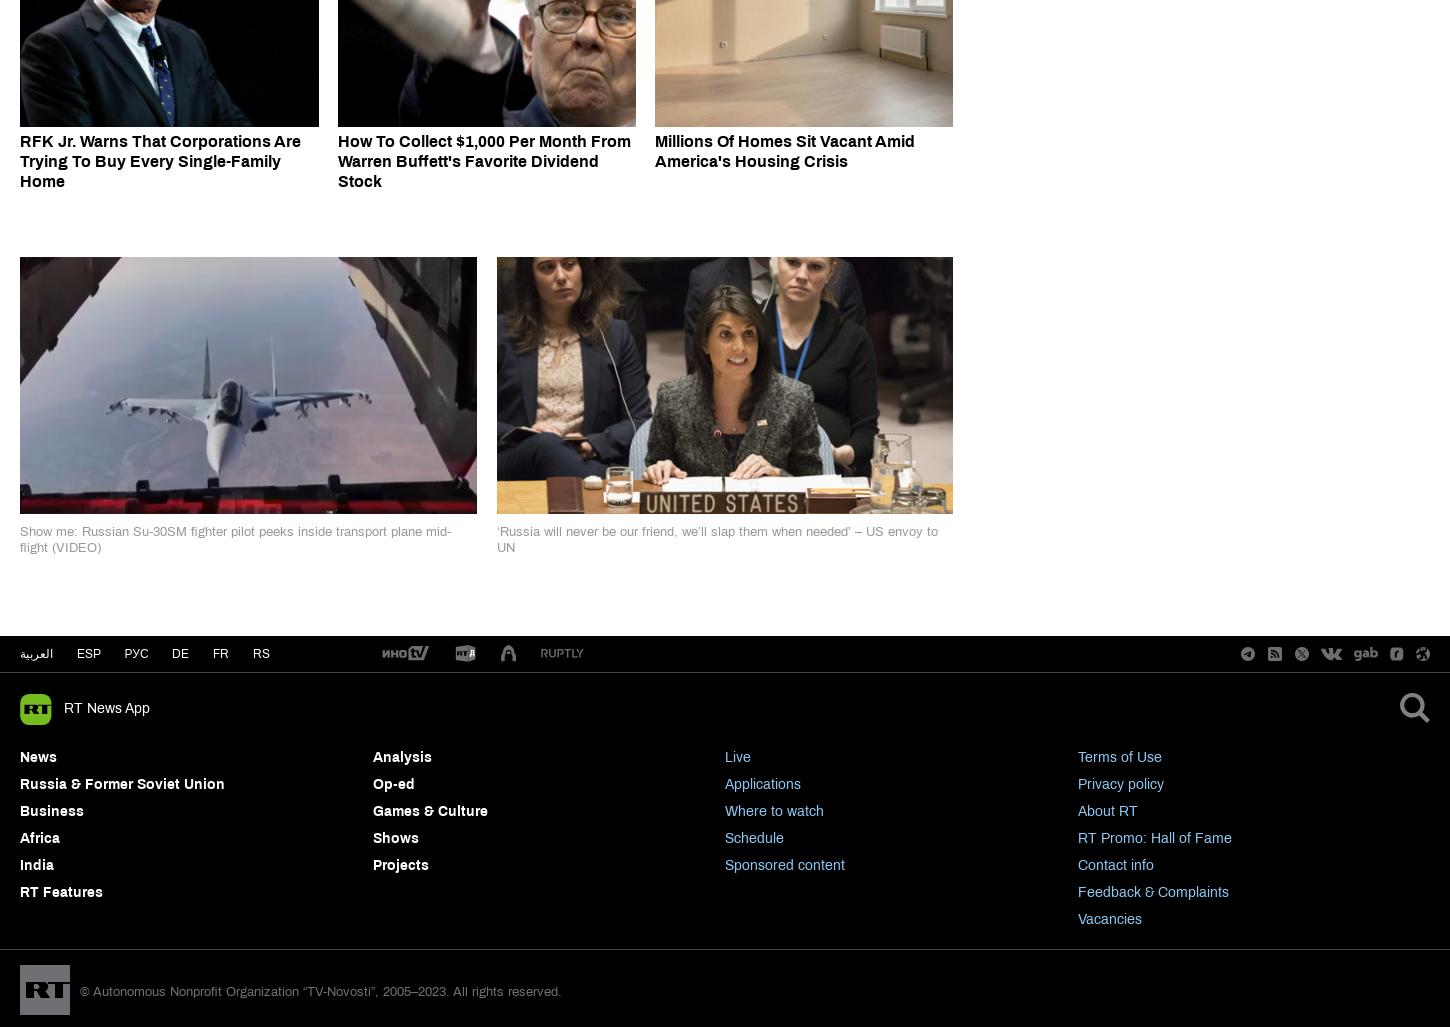  I want to click on 'RT Features', so click(20, 891).